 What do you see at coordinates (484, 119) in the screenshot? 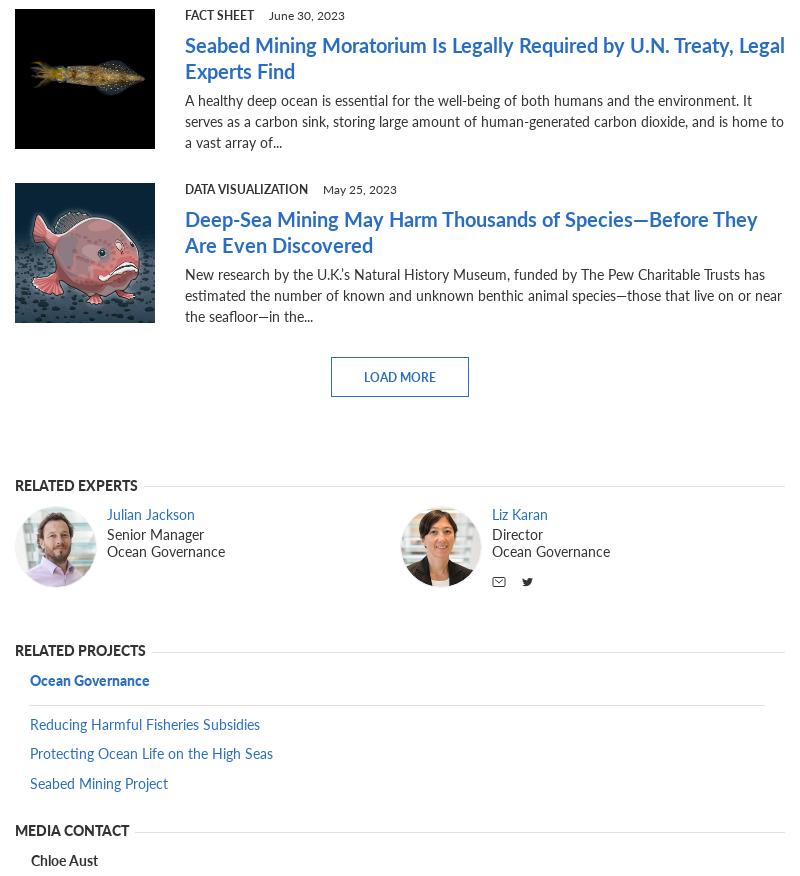
I see `'A healthy deep ocean is essential for the well-being of both humans and the environment. It serves as a carbon sink, storing large amount of human-generated carbon dioxide, and is home to a vast array of...'` at bounding box center [484, 119].